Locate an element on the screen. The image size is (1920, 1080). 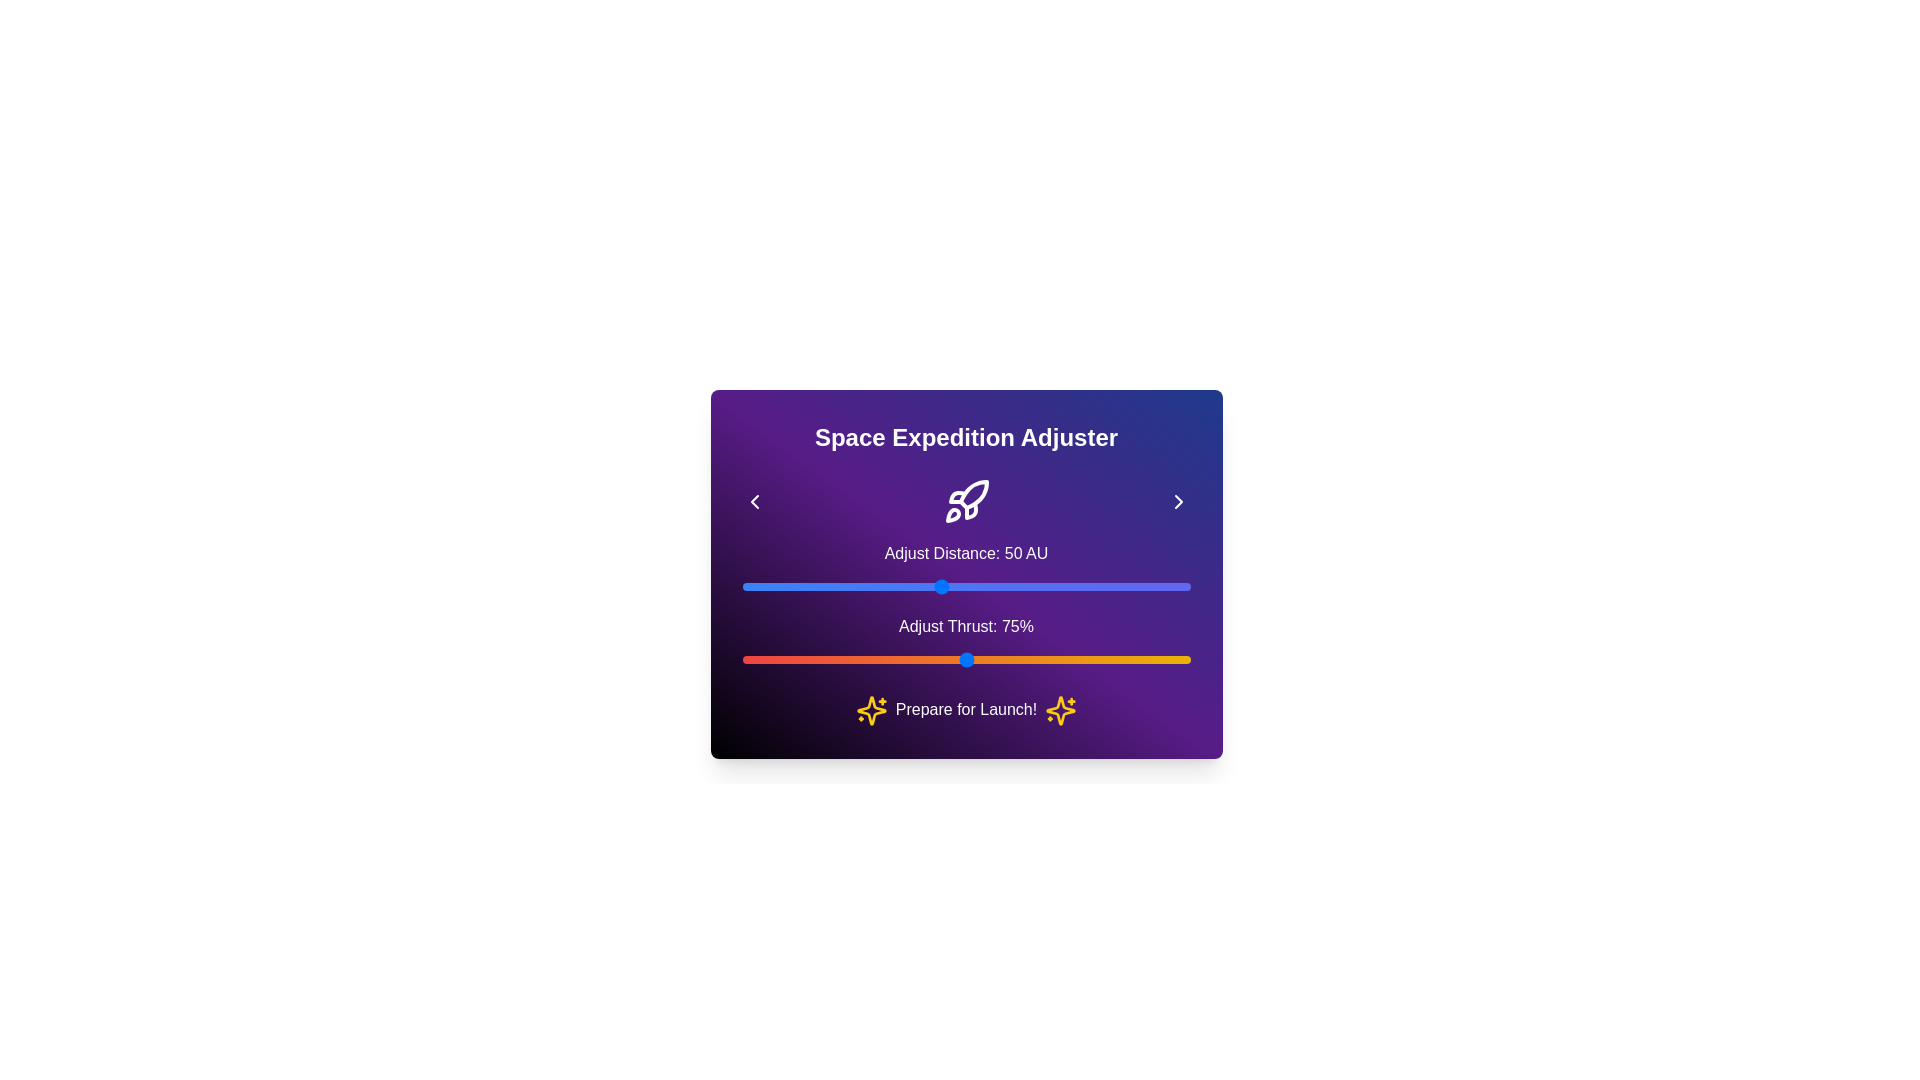
the thrust to 71% by interacting with the slider is located at coordinates (929, 659).